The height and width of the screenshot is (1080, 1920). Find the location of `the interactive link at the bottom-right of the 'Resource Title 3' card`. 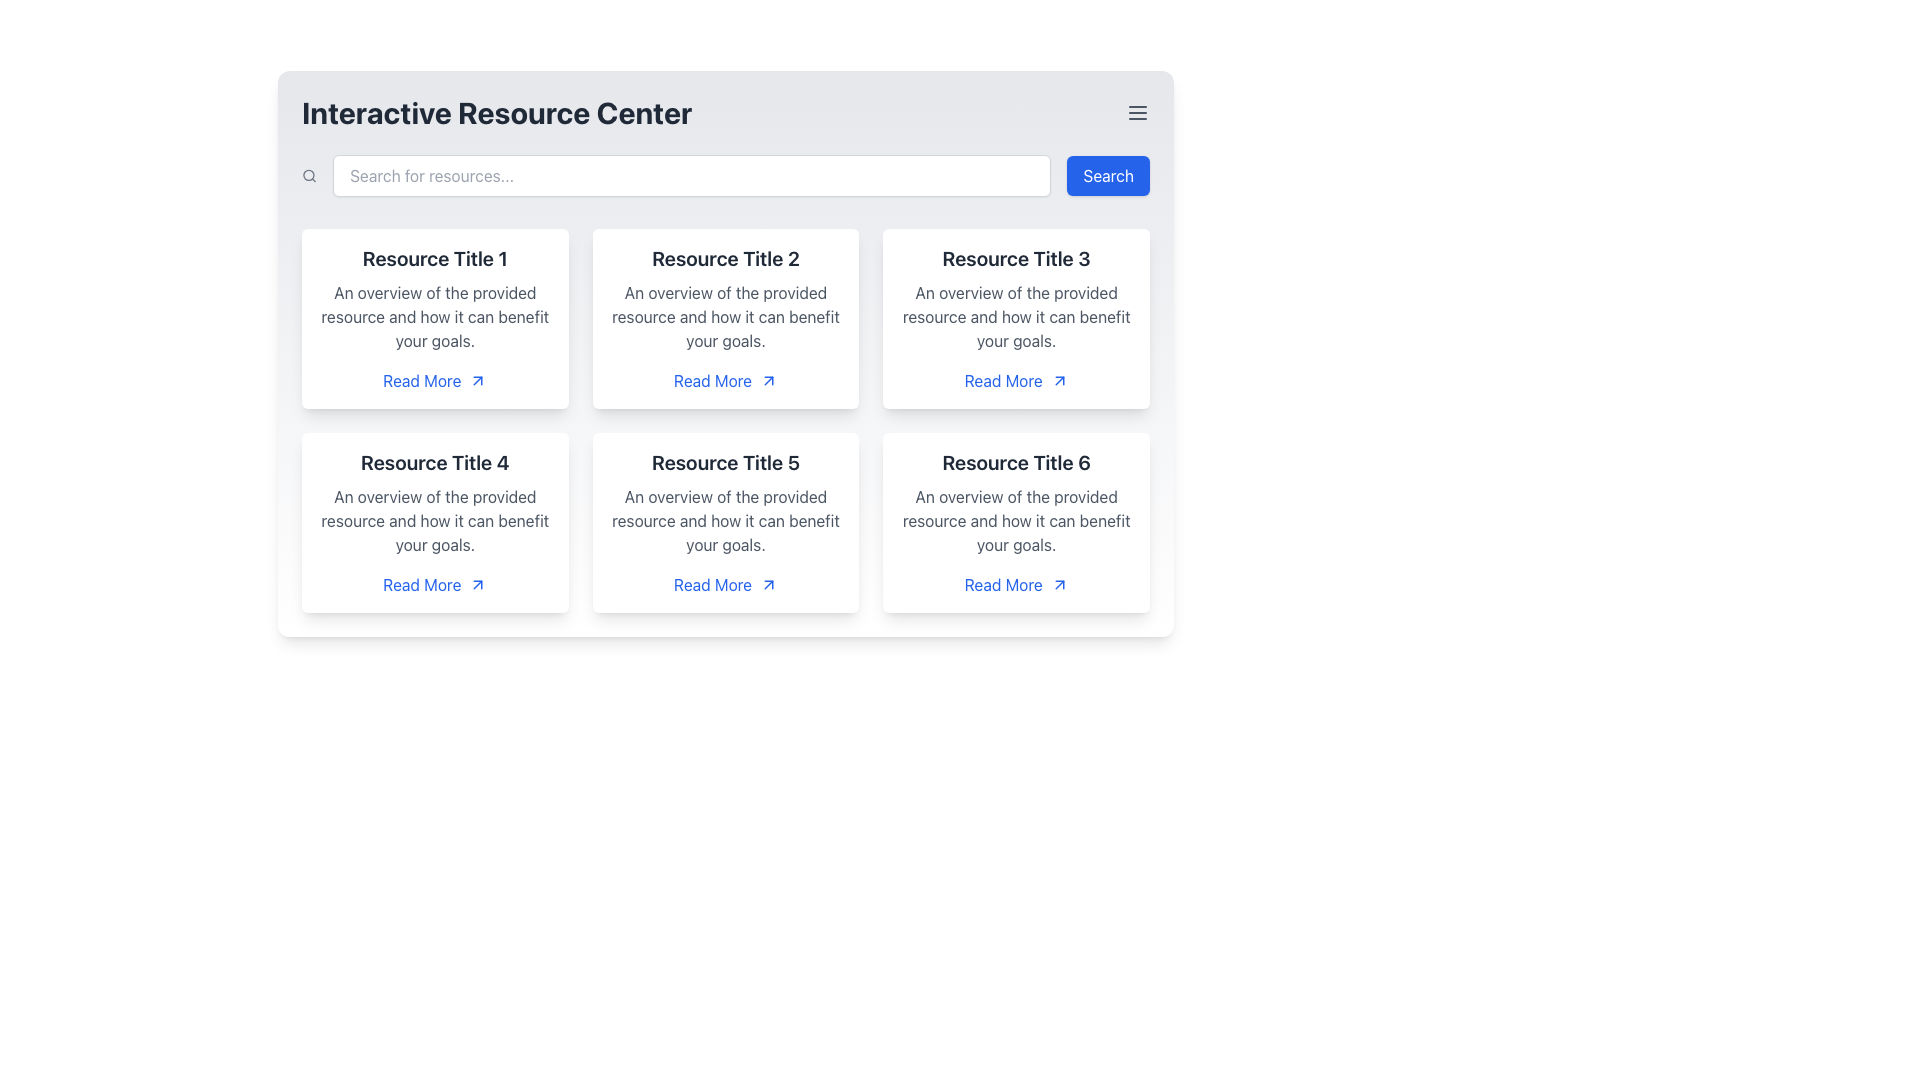

the interactive link at the bottom-right of the 'Resource Title 3' card is located at coordinates (1016, 381).